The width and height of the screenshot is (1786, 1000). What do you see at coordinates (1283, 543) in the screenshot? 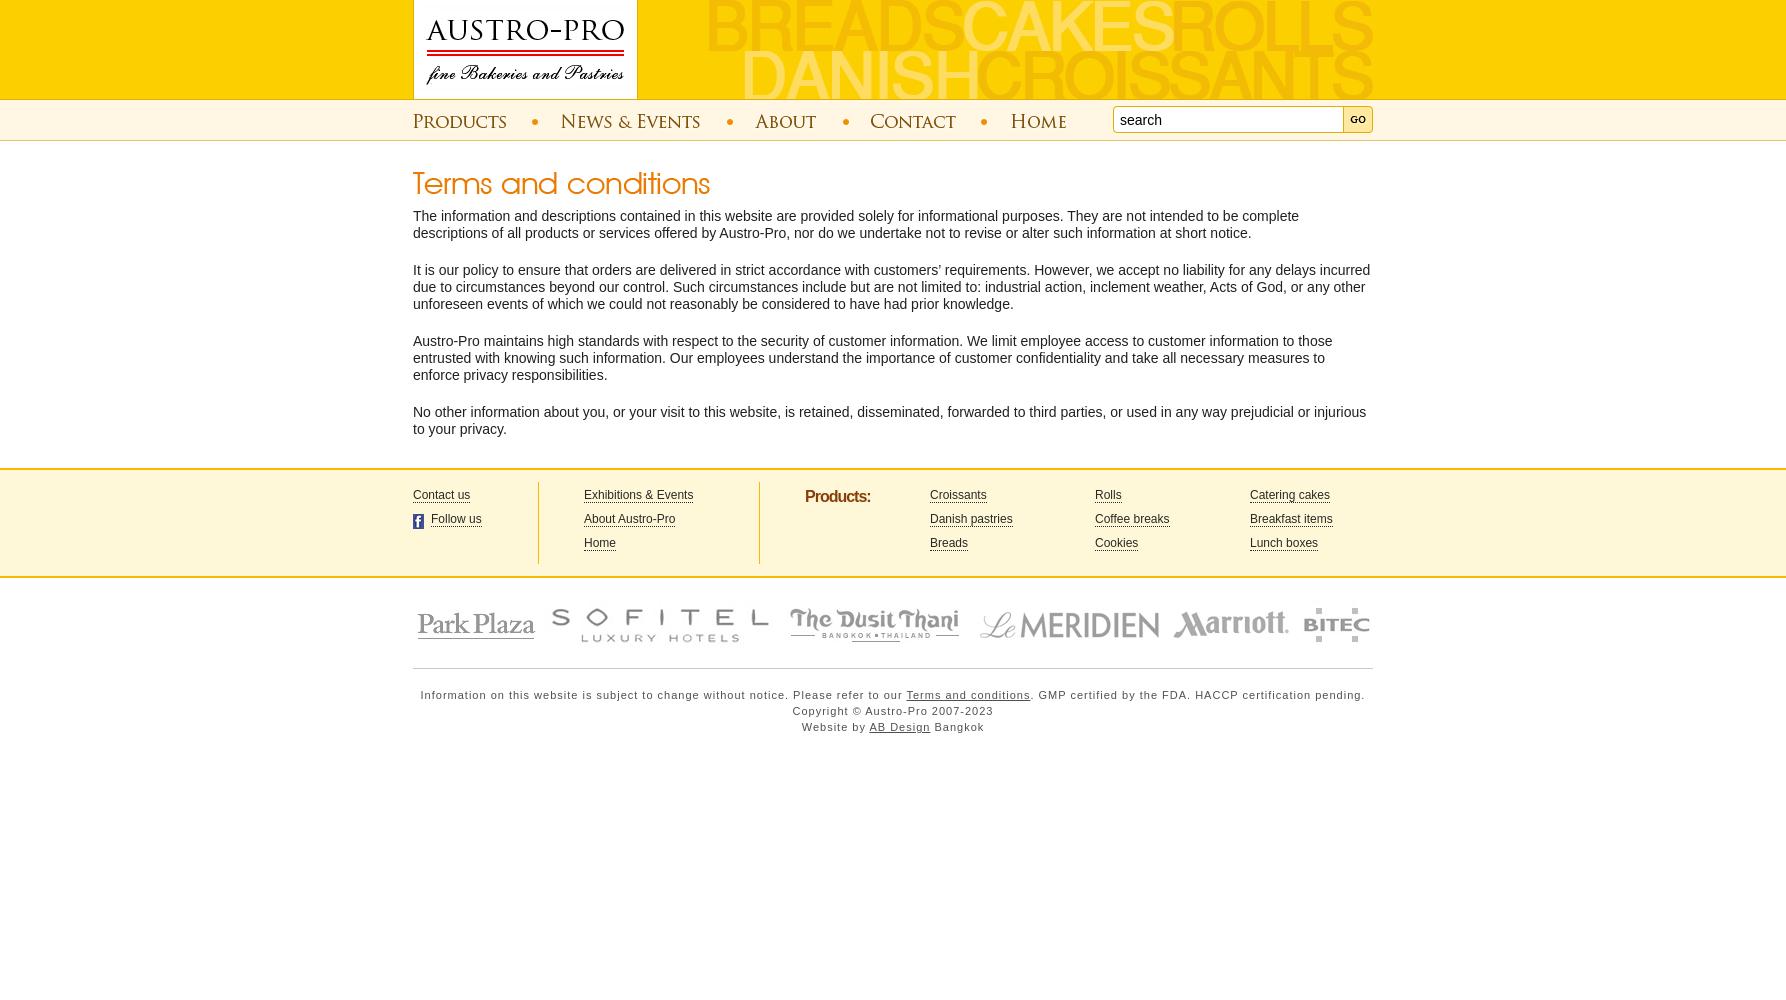
I see `'Lunch boxes'` at bounding box center [1283, 543].